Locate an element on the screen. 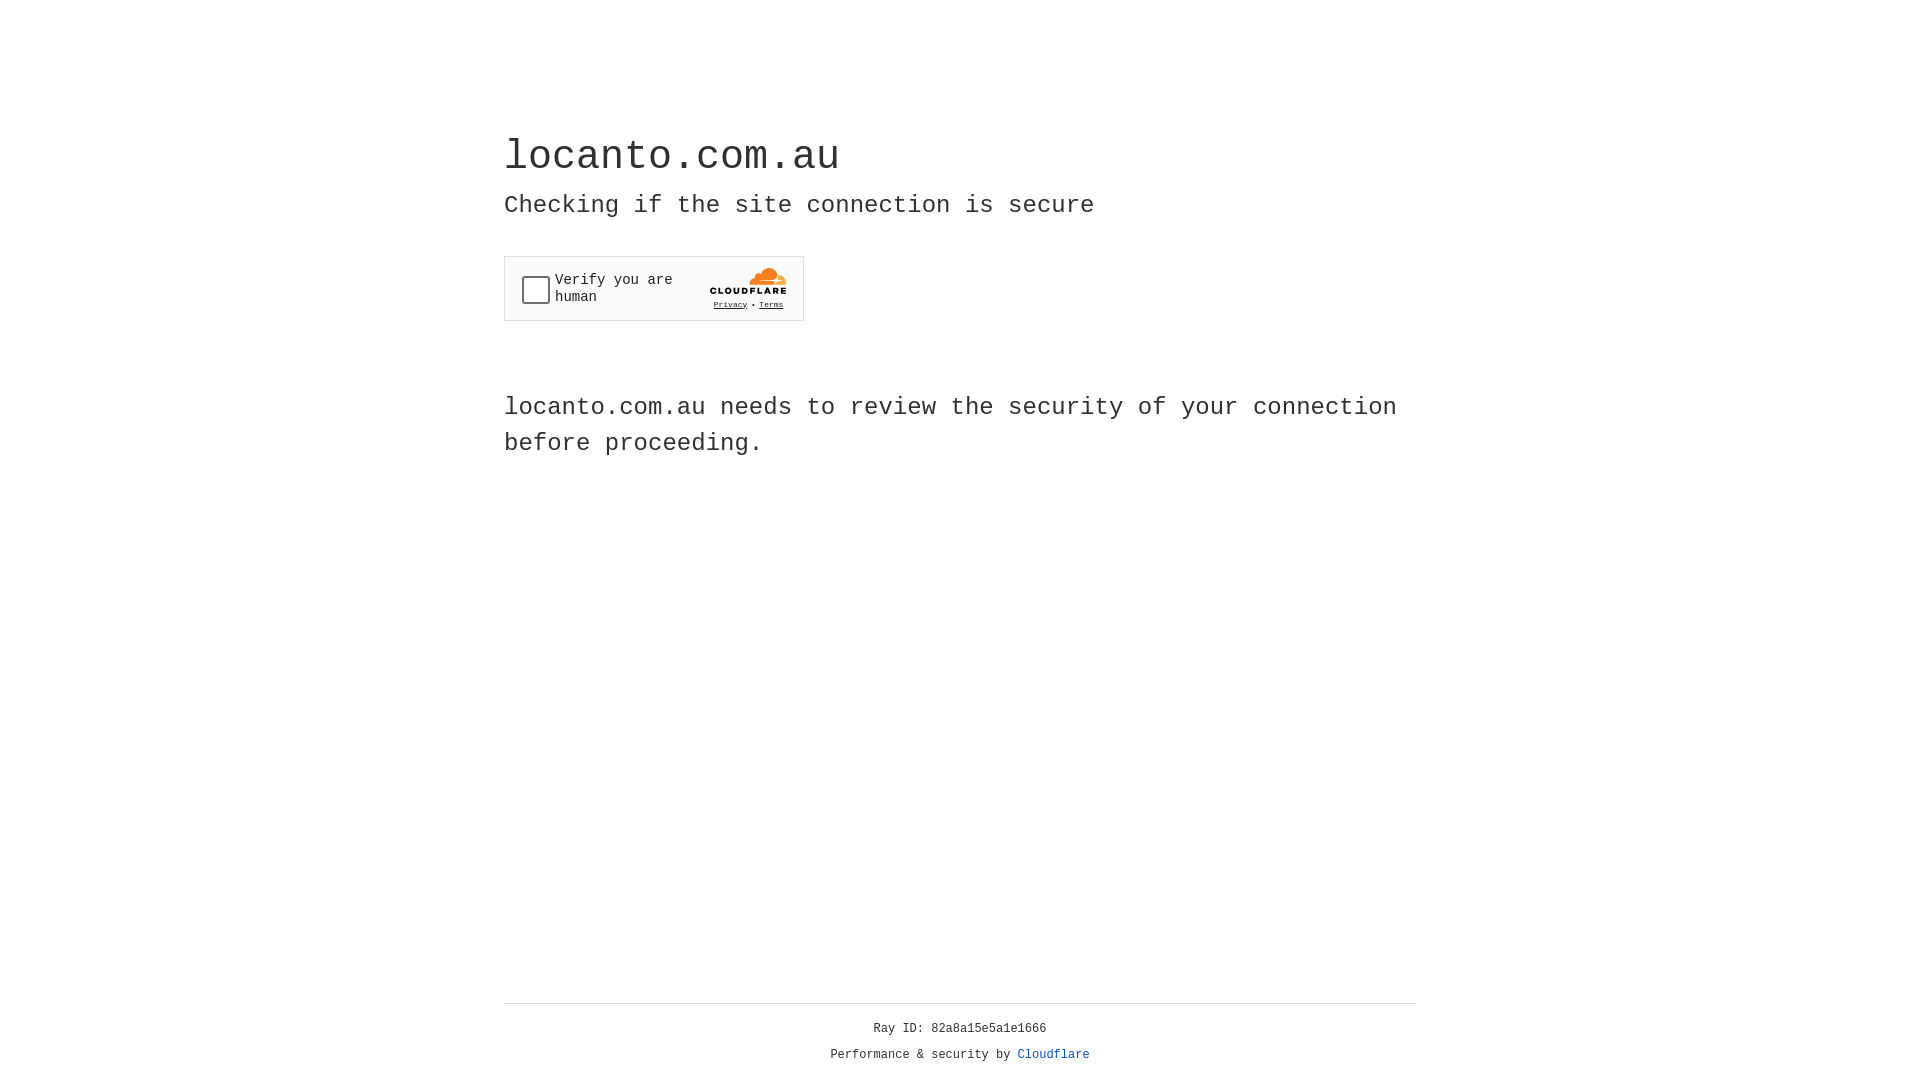 The width and height of the screenshot is (1920, 1080). 'Cloudflare' is located at coordinates (1053, 1054).